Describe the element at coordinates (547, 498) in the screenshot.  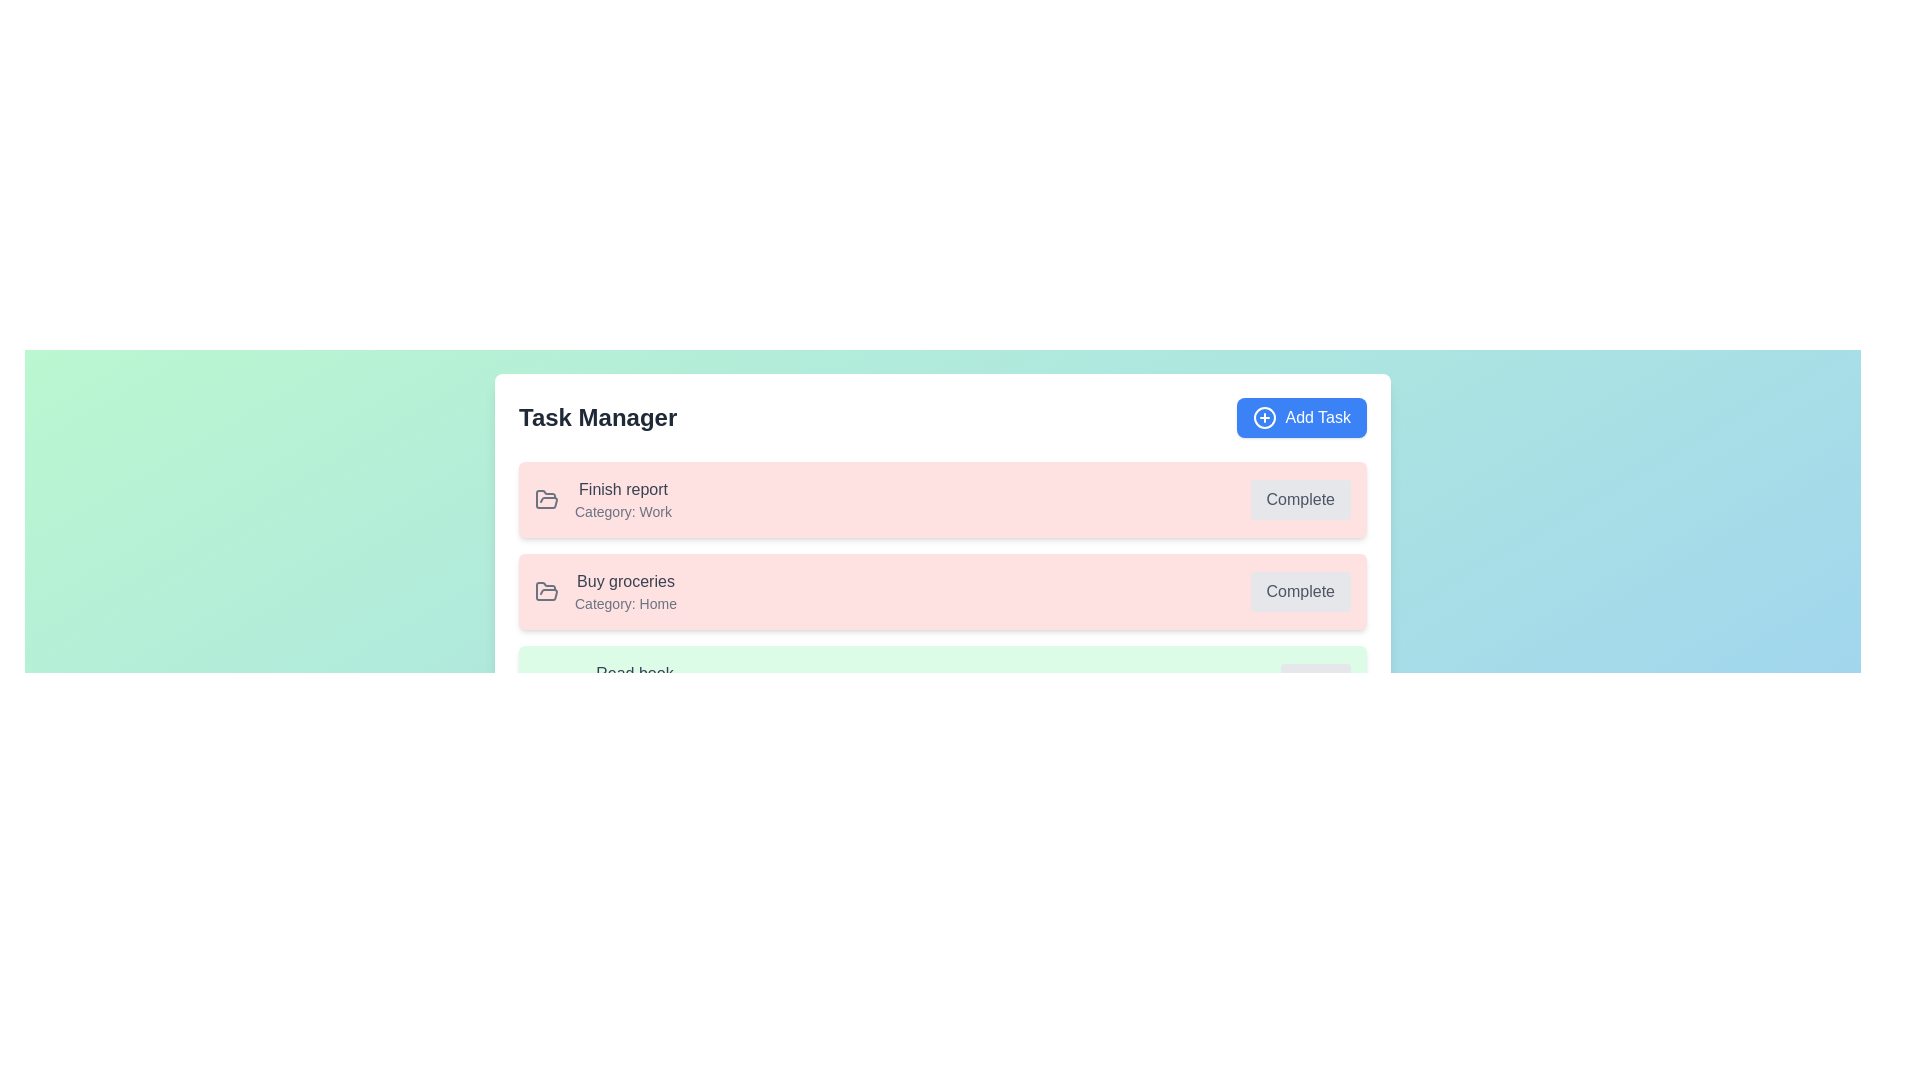
I see `the open folder icon located to the left of the 'Buy groceries, Category: Home' task item in the task list application interface` at that location.